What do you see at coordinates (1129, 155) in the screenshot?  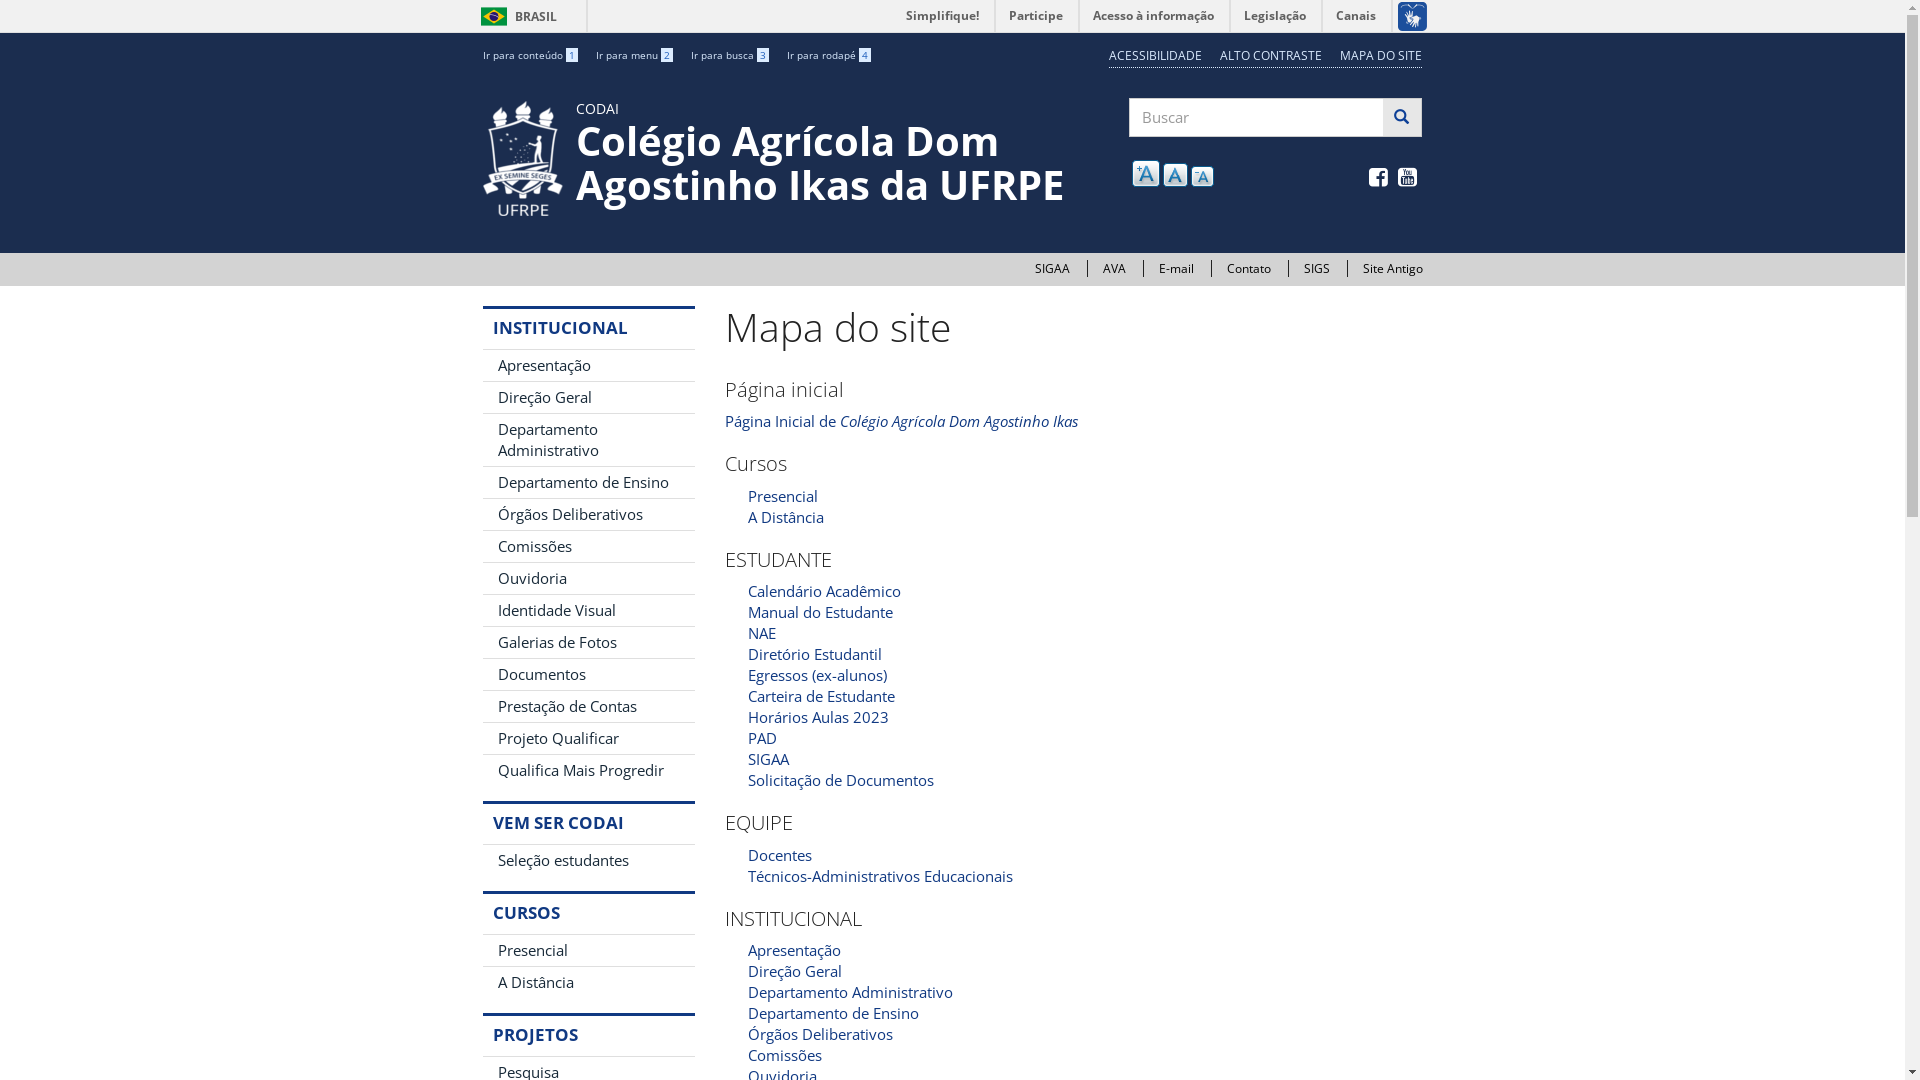 I see `'Buscar'` at bounding box center [1129, 155].